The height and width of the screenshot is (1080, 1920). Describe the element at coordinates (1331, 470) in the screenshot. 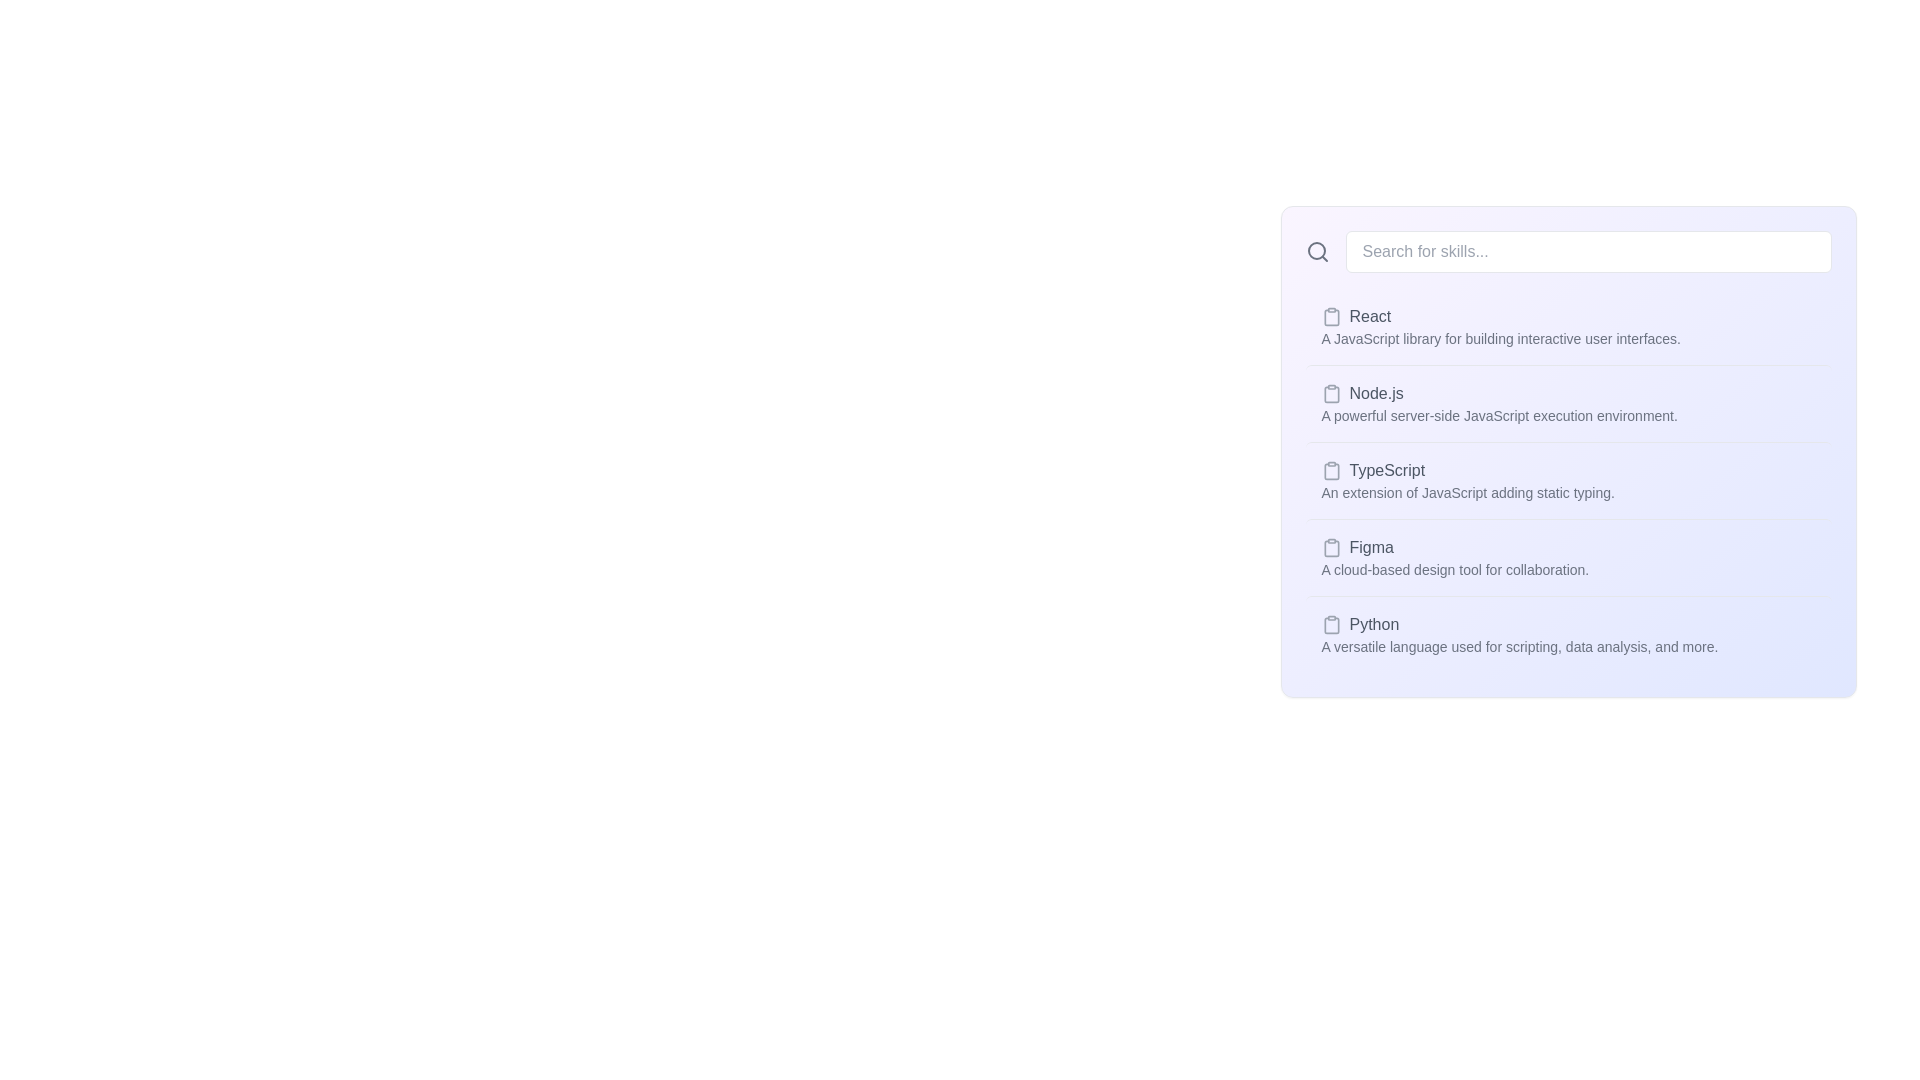

I see `the clipboard icon representing the TypeScript entry` at that location.